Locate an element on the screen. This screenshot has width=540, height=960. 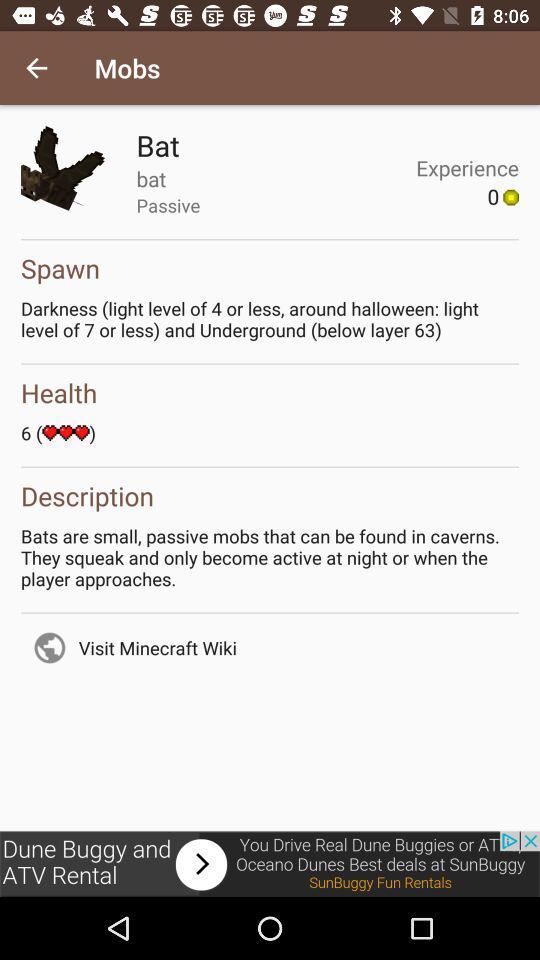
advertisement is located at coordinates (270, 863).